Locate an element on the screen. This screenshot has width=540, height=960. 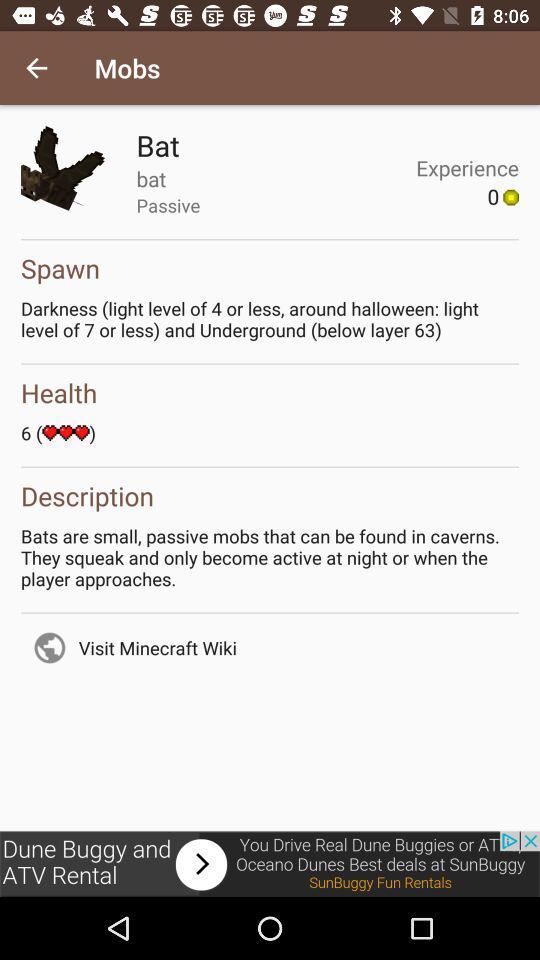
advertisement is located at coordinates (270, 863).